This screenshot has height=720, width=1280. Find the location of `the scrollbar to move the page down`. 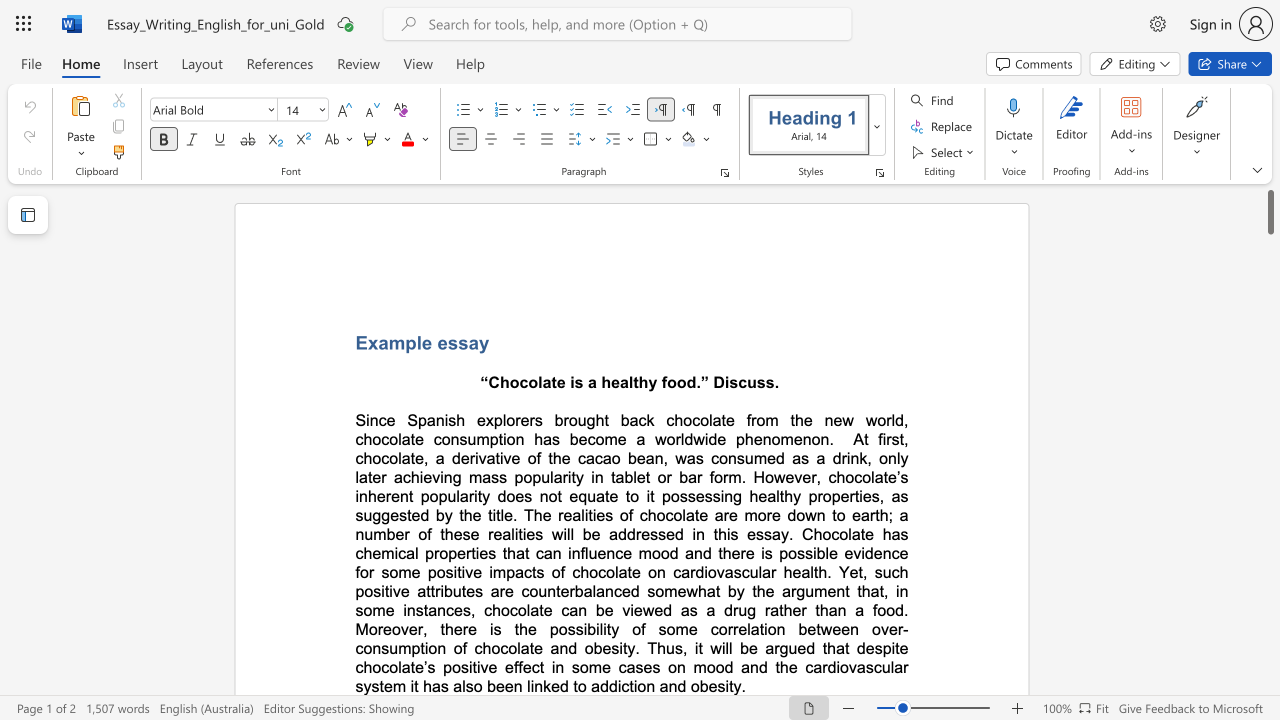

the scrollbar to move the page down is located at coordinates (1269, 498).